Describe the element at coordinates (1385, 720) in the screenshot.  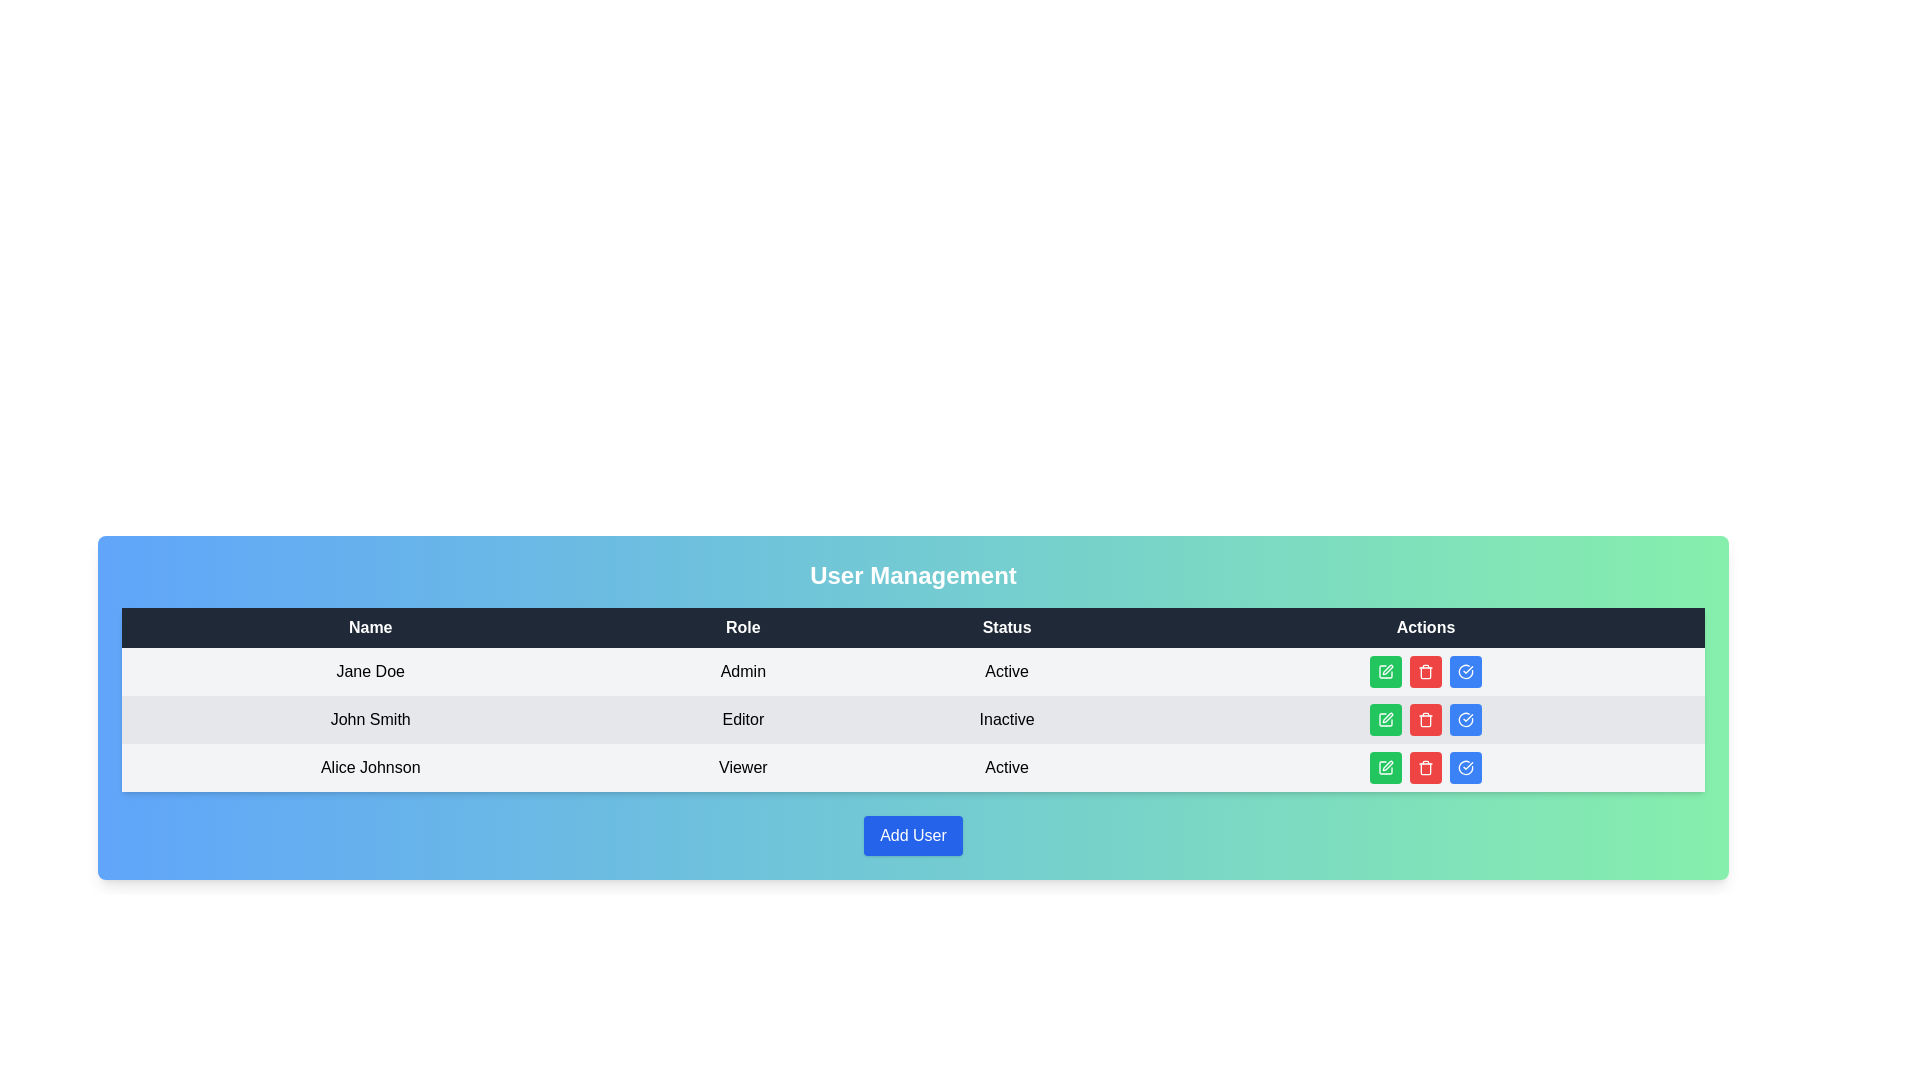
I see `the 'Edit' button for user 'John Smith' in the Actions column of the user management table` at that location.